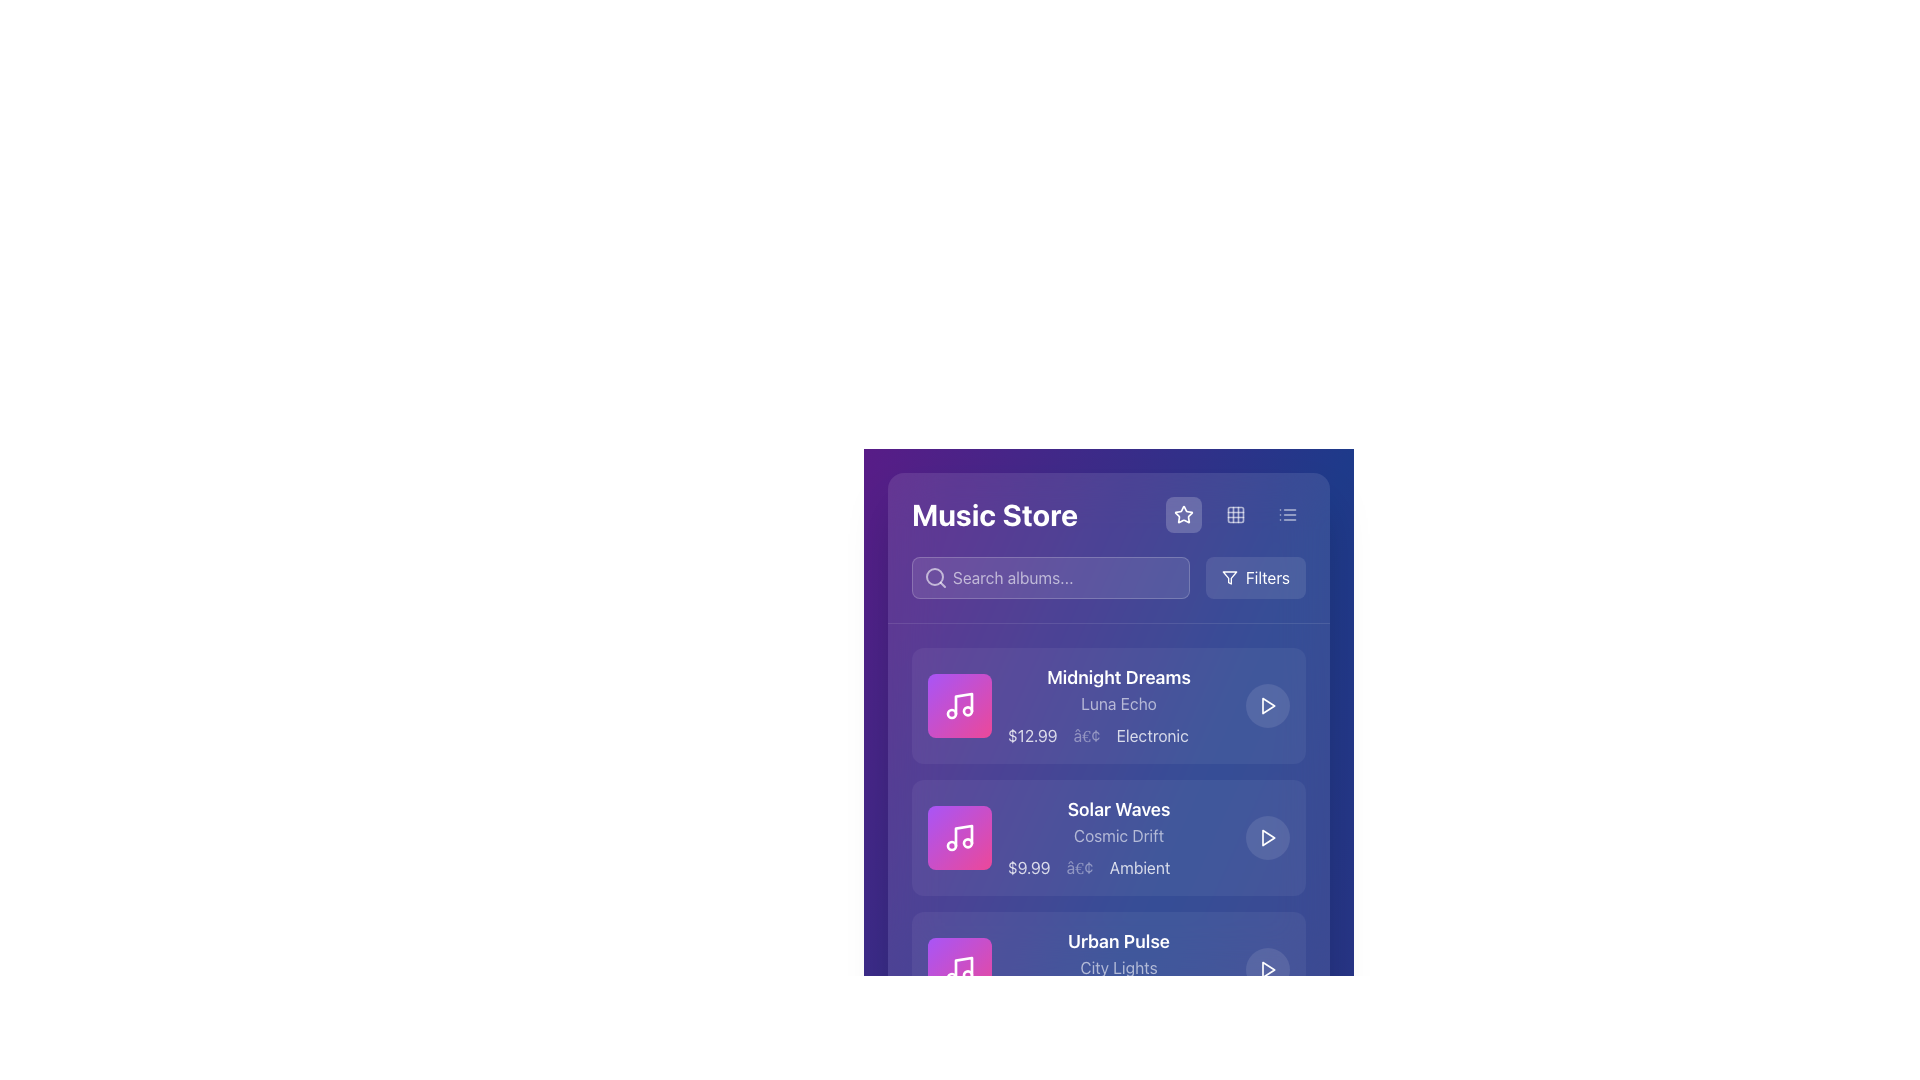 Image resolution: width=1920 pixels, height=1080 pixels. What do you see at coordinates (1287, 514) in the screenshot?
I see `the button styled as a list icon, which features three horizontal lines with dots on the left of each line, located` at bounding box center [1287, 514].